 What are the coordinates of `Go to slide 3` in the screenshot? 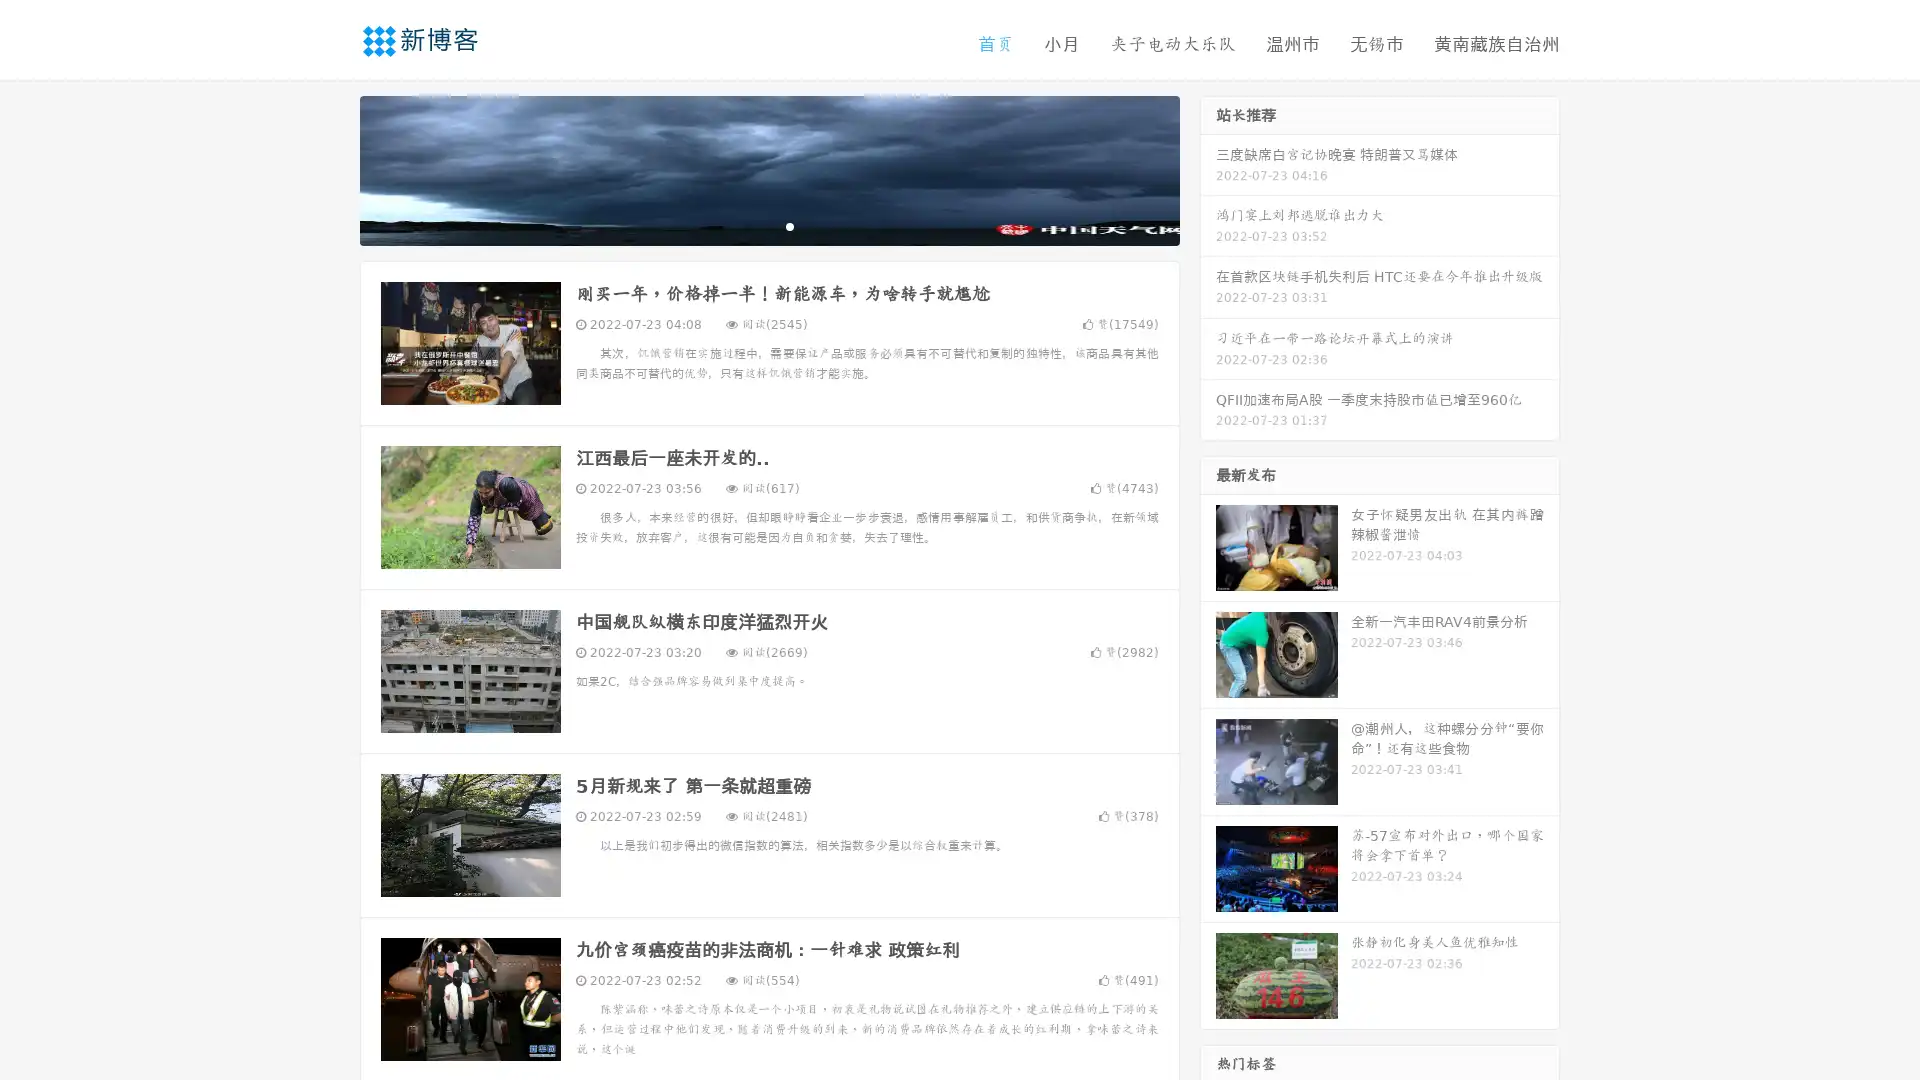 It's located at (789, 225).